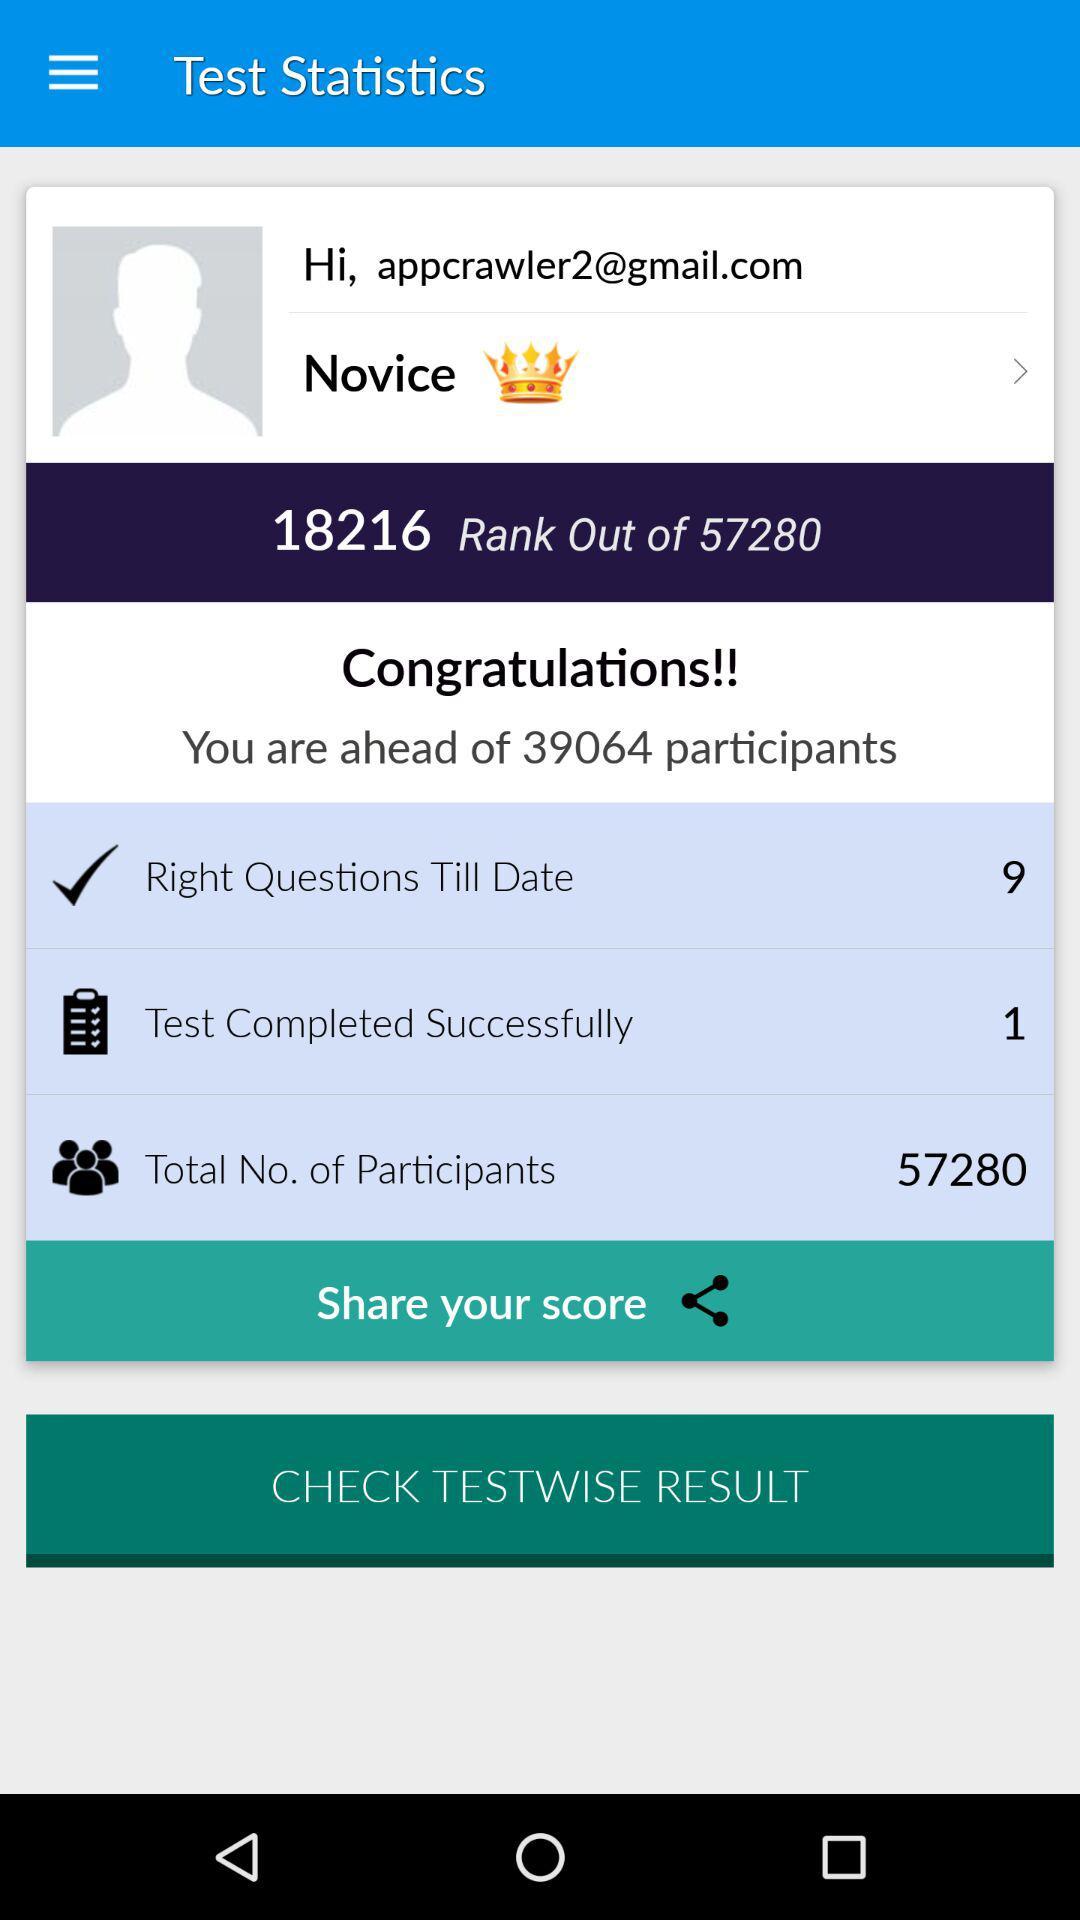  Describe the element at coordinates (540, 1484) in the screenshot. I see `check testwise result icon` at that location.